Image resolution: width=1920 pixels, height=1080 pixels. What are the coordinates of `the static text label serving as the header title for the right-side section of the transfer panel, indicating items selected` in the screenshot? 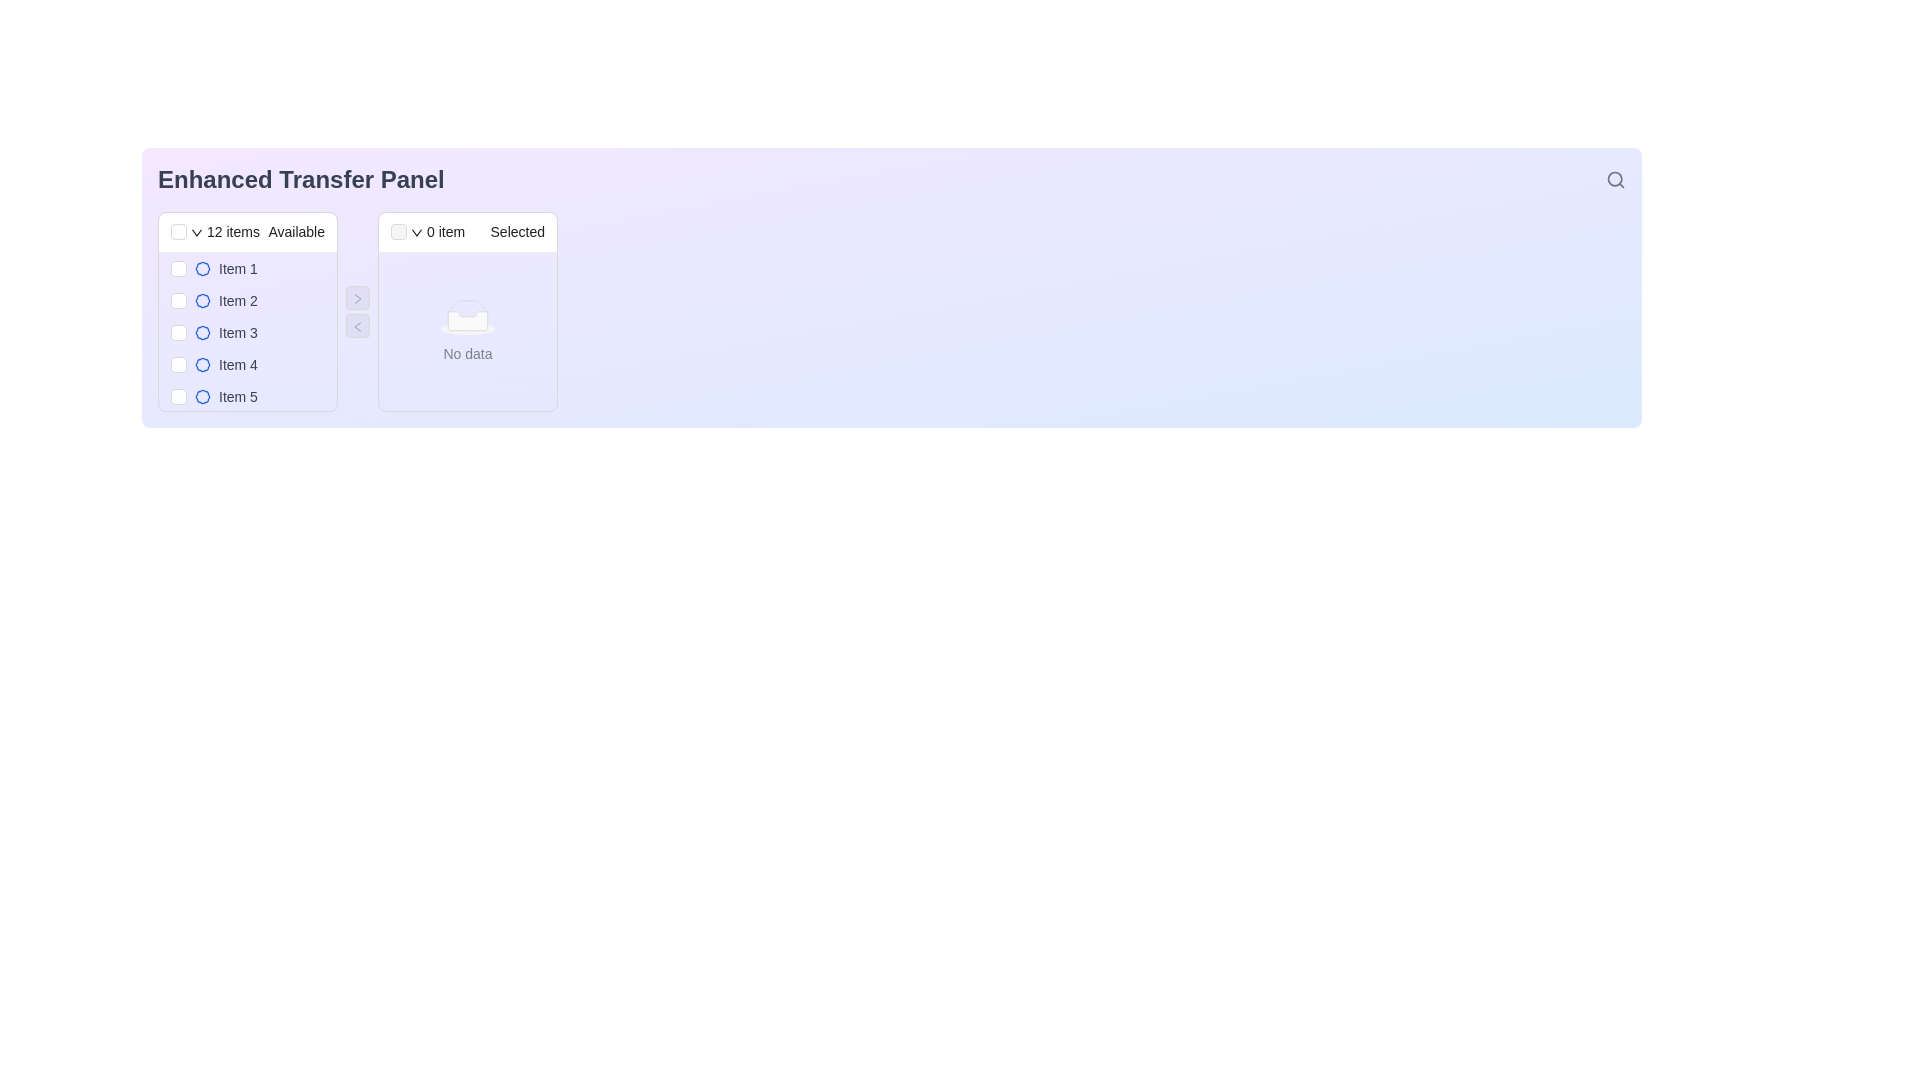 It's located at (507, 230).